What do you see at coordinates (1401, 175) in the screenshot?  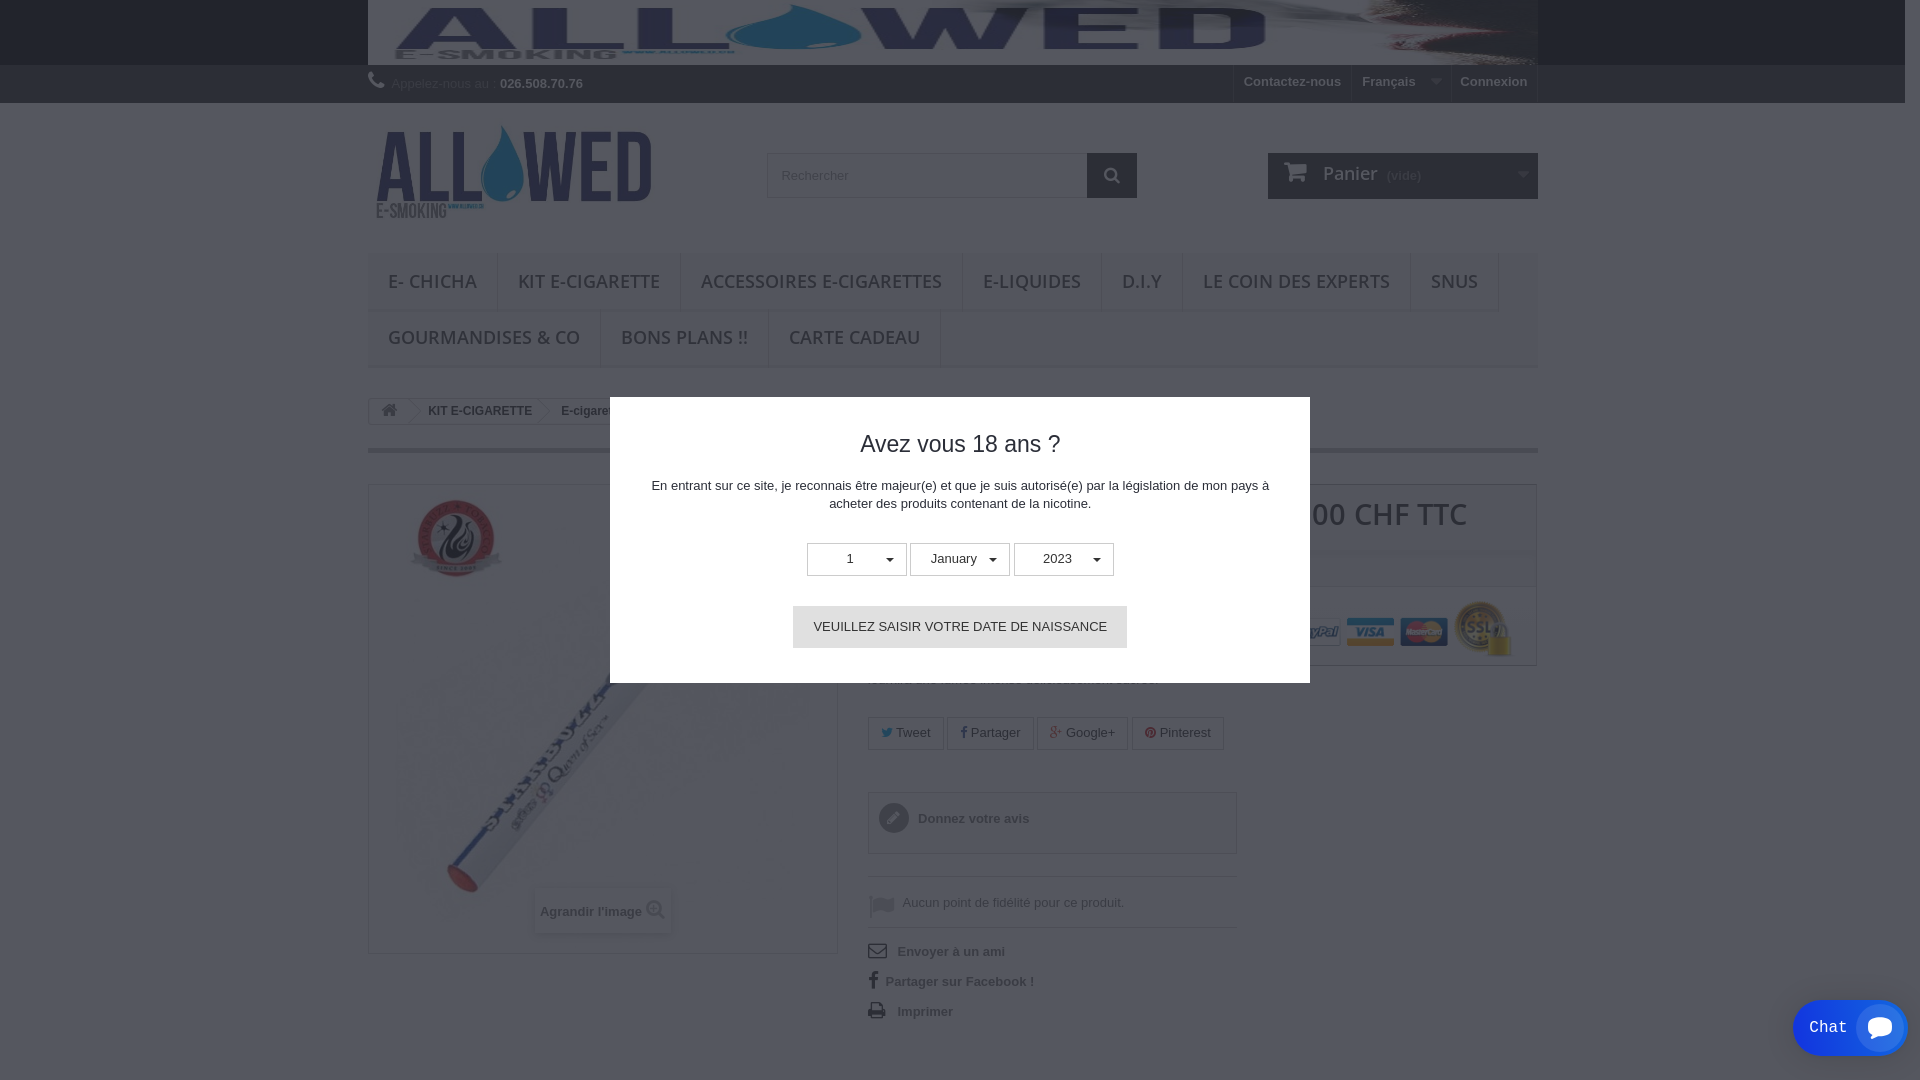 I see `'Panier (vide)'` at bounding box center [1401, 175].